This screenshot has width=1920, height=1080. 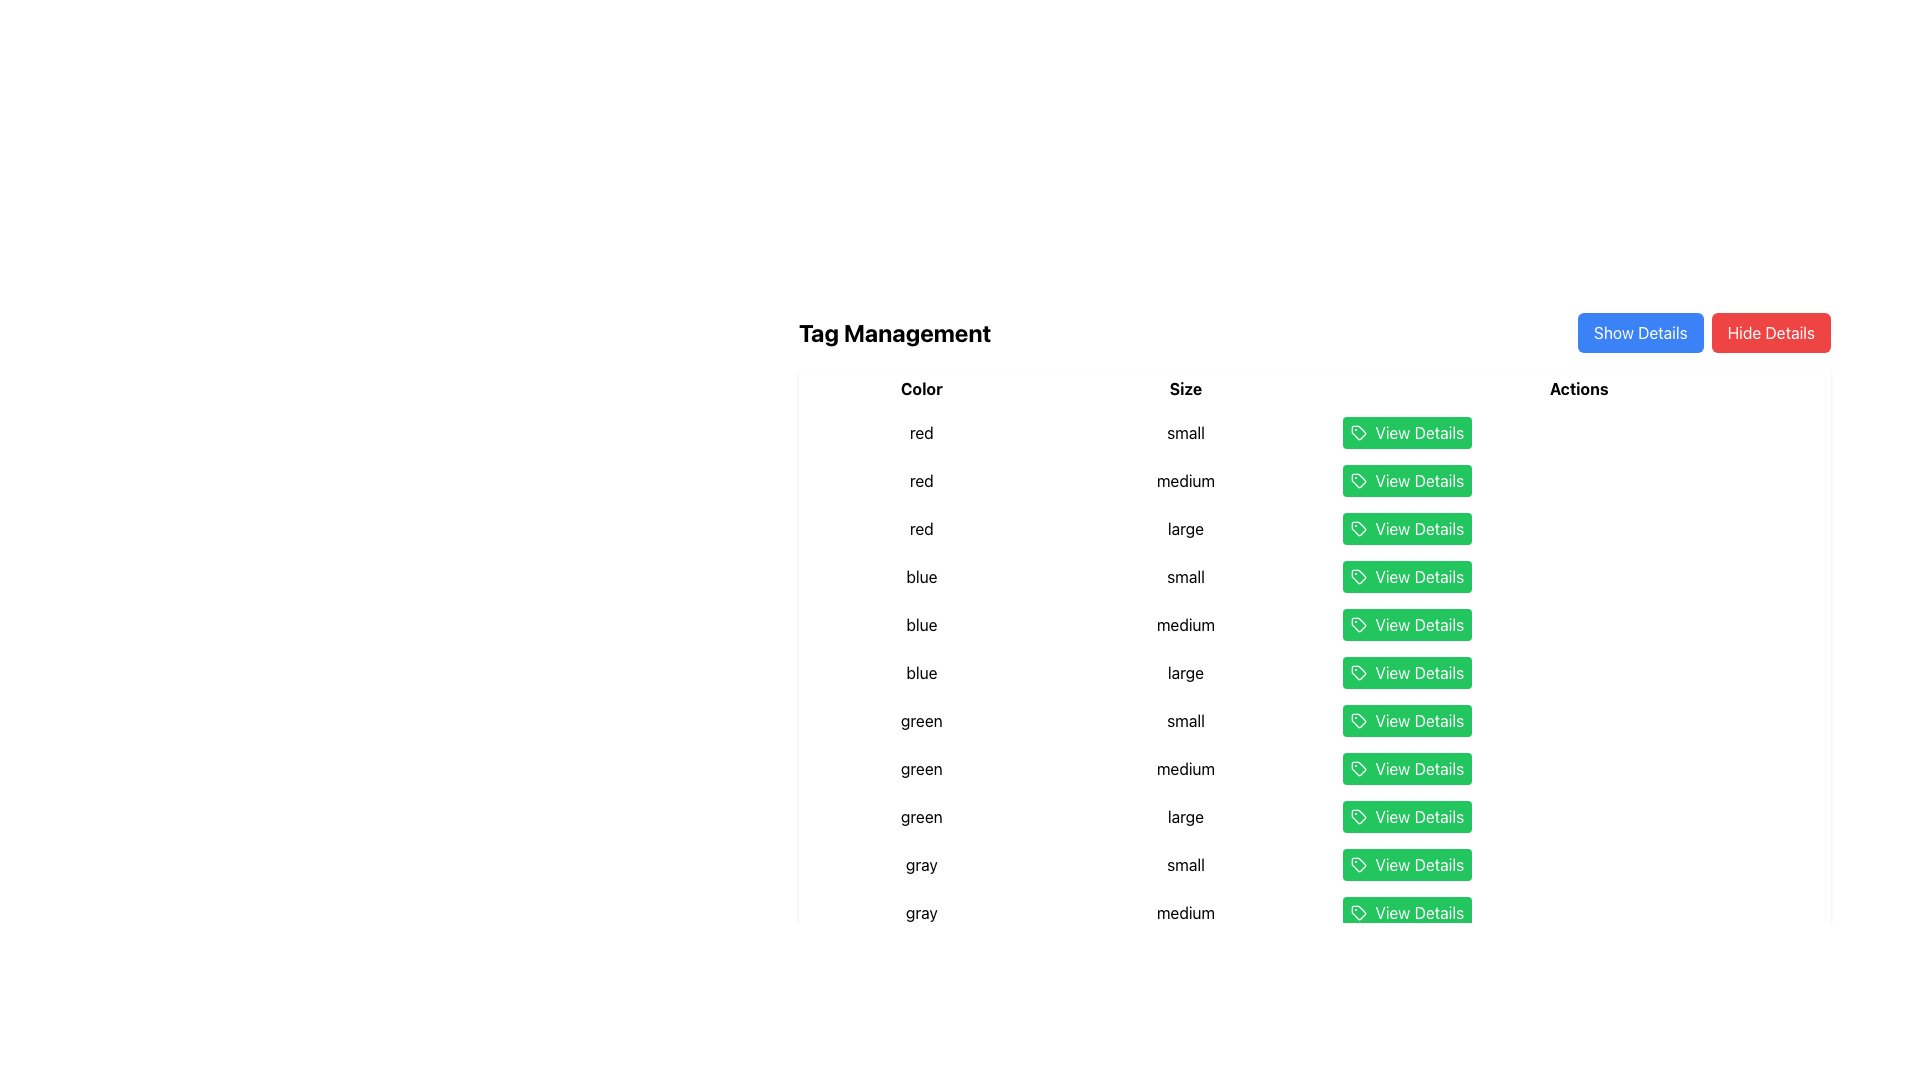 I want to click on text label displaying 'red' in the 'Color' column of the grid using developer tools, so click(x=920, y=431).